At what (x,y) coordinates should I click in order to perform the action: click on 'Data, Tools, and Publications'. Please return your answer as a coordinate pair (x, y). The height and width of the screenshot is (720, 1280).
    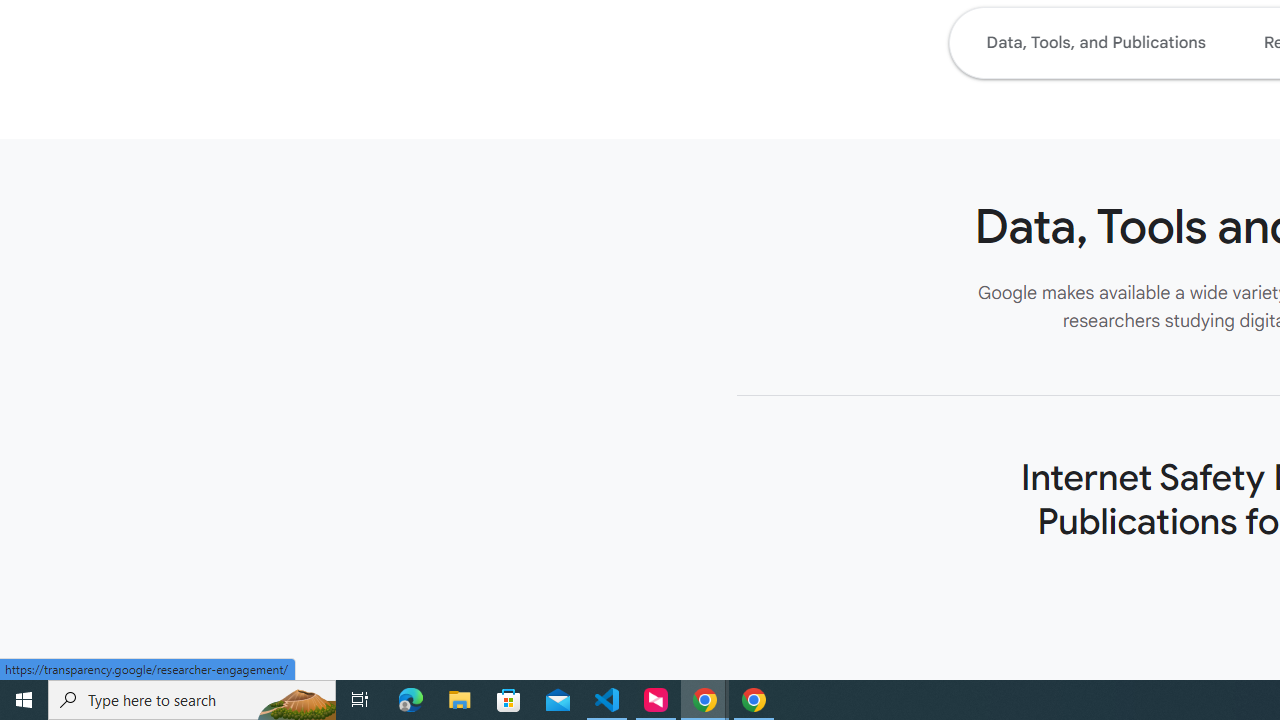
    Looking at the image, I should click on (1094, 42).